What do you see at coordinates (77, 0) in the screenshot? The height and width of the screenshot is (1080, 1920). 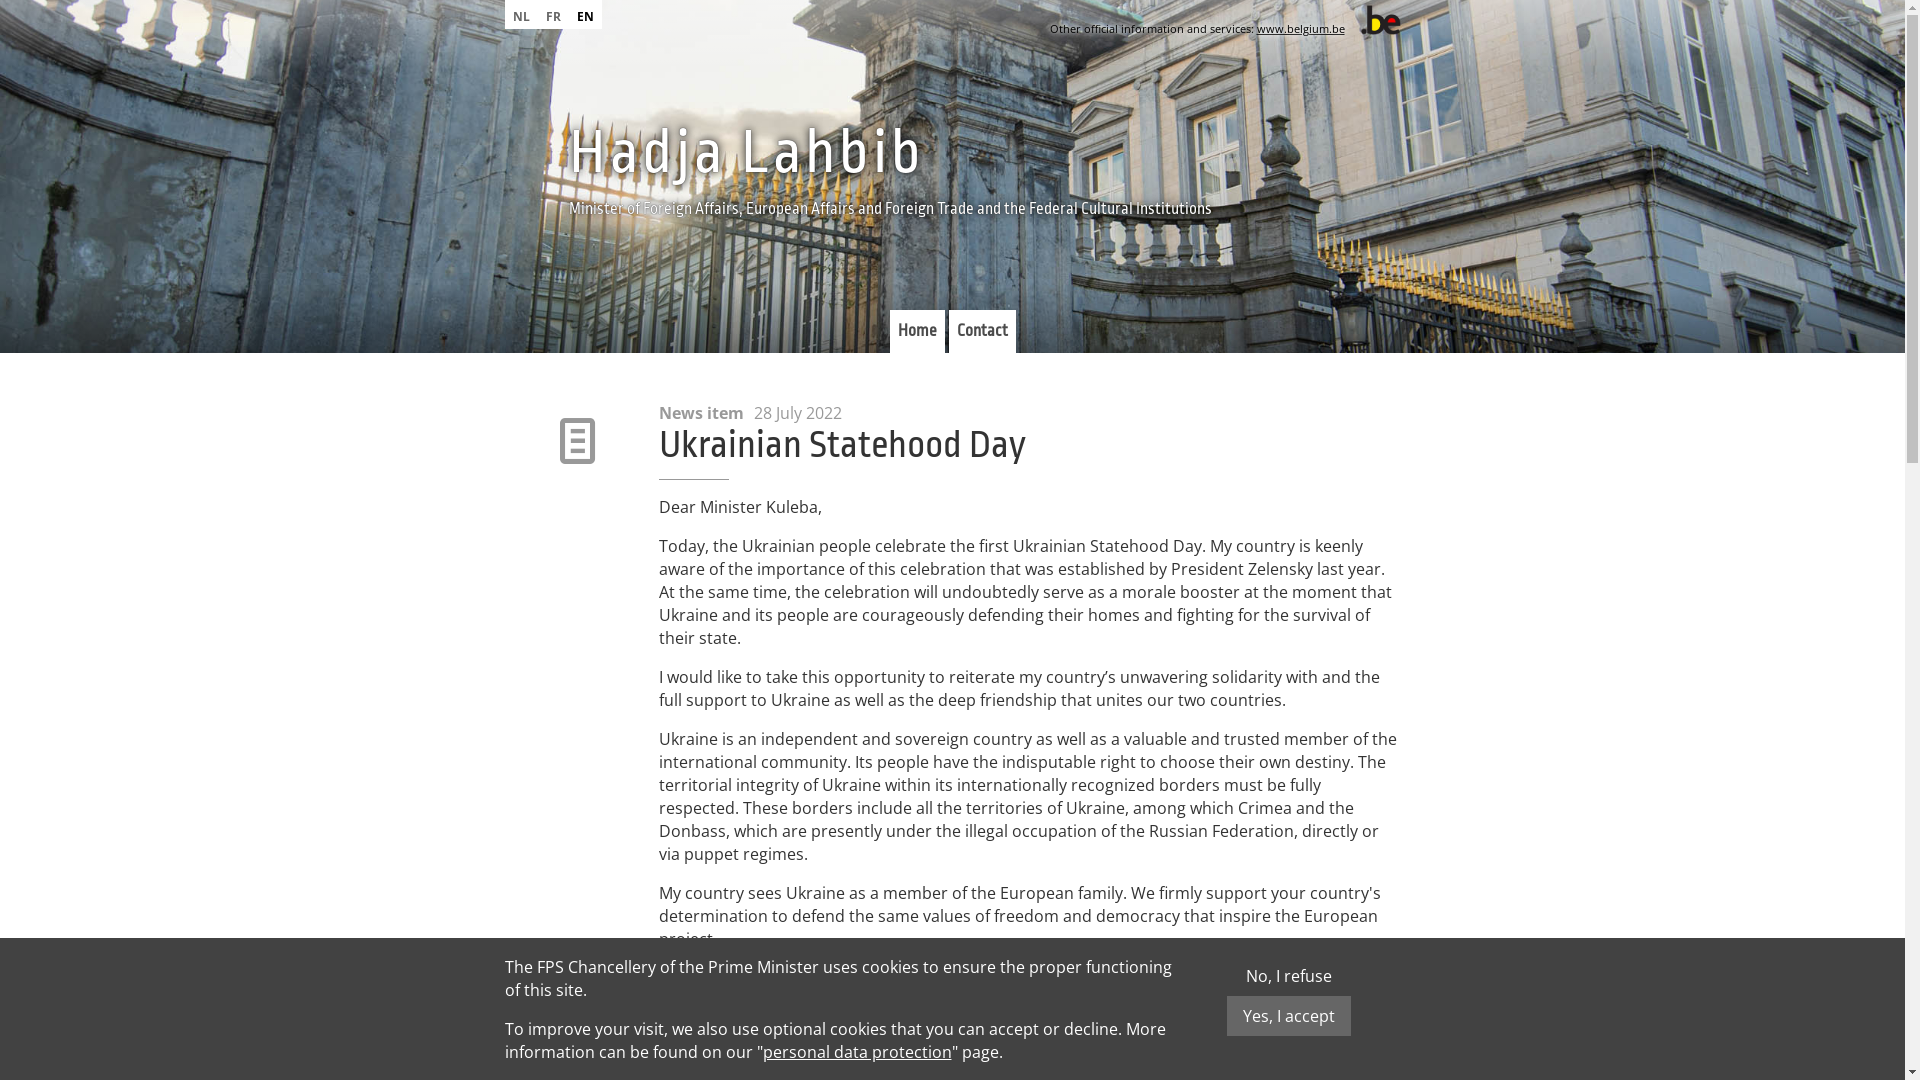 I see `'Skip to main content'` at bounding box center [77, 0].